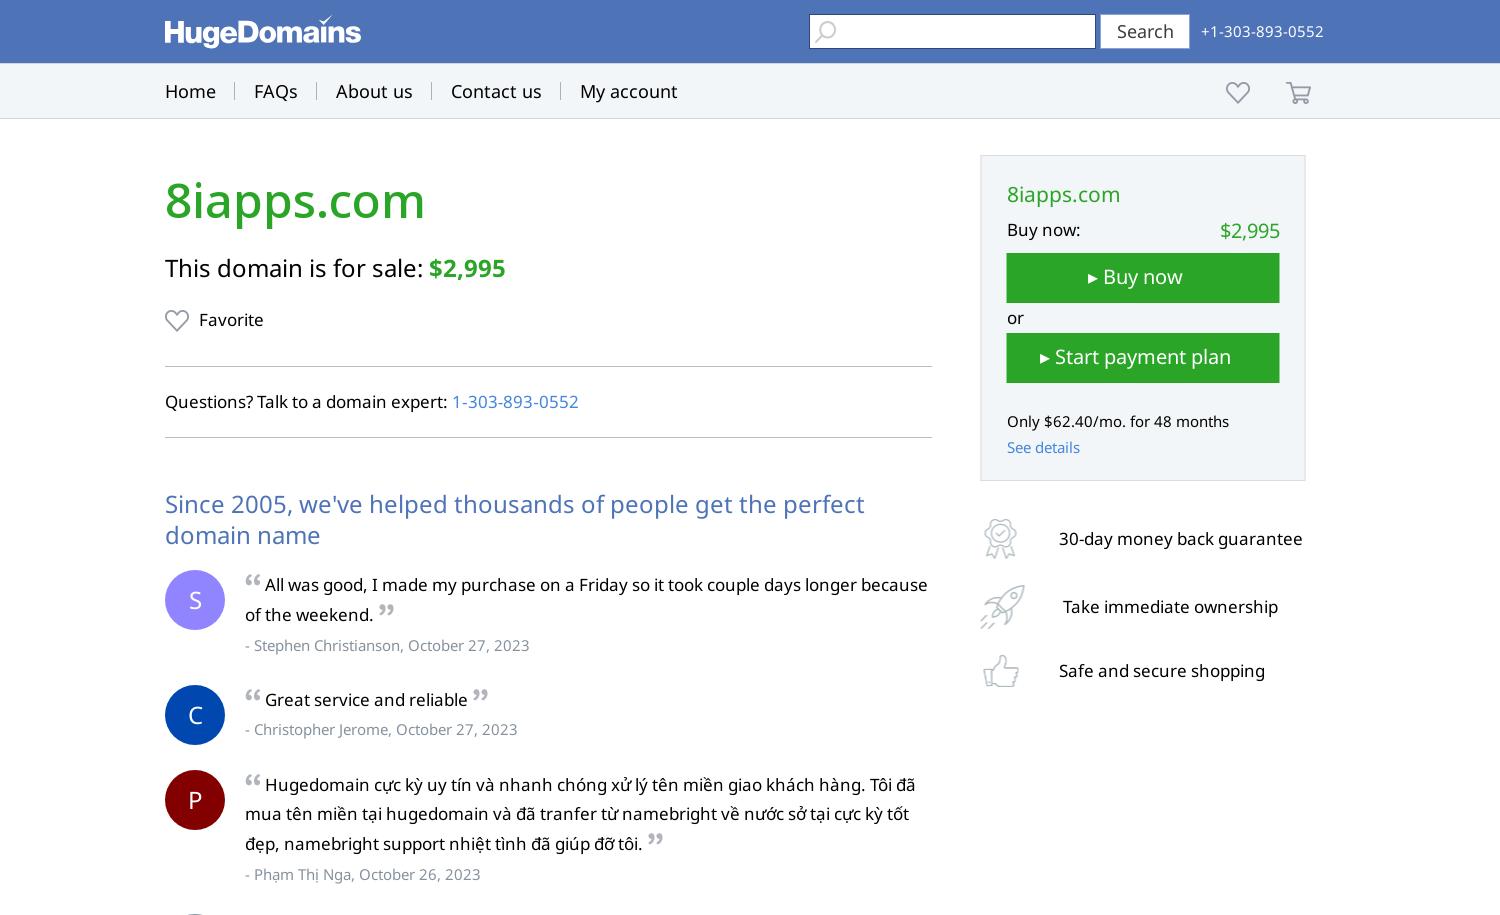 The height and width of the screenshot is (915, 1500). Describe the element at coordinates (295, 199) in the screenshot. I see `'8iapps.com'` at that location.